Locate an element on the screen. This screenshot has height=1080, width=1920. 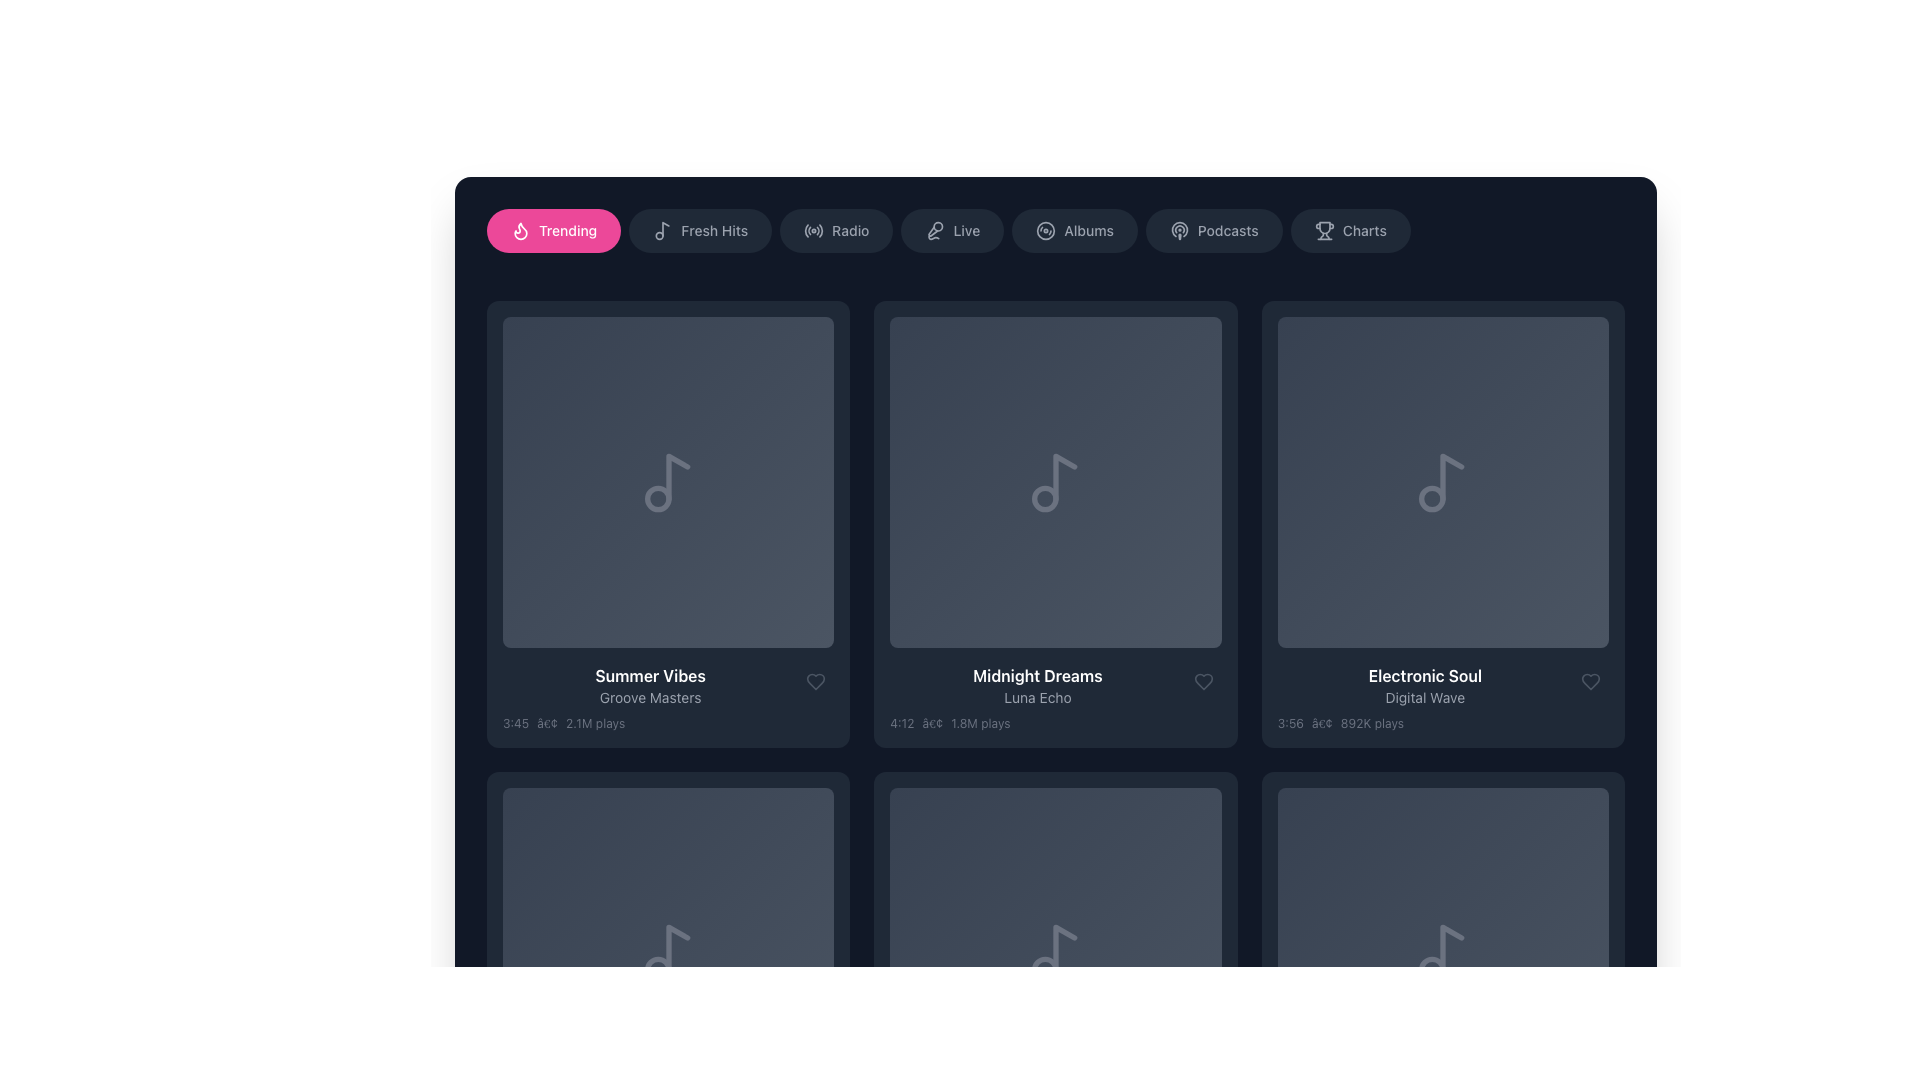
the third Music card in the top row of the grid layout is located at coordinates (1443, 523).